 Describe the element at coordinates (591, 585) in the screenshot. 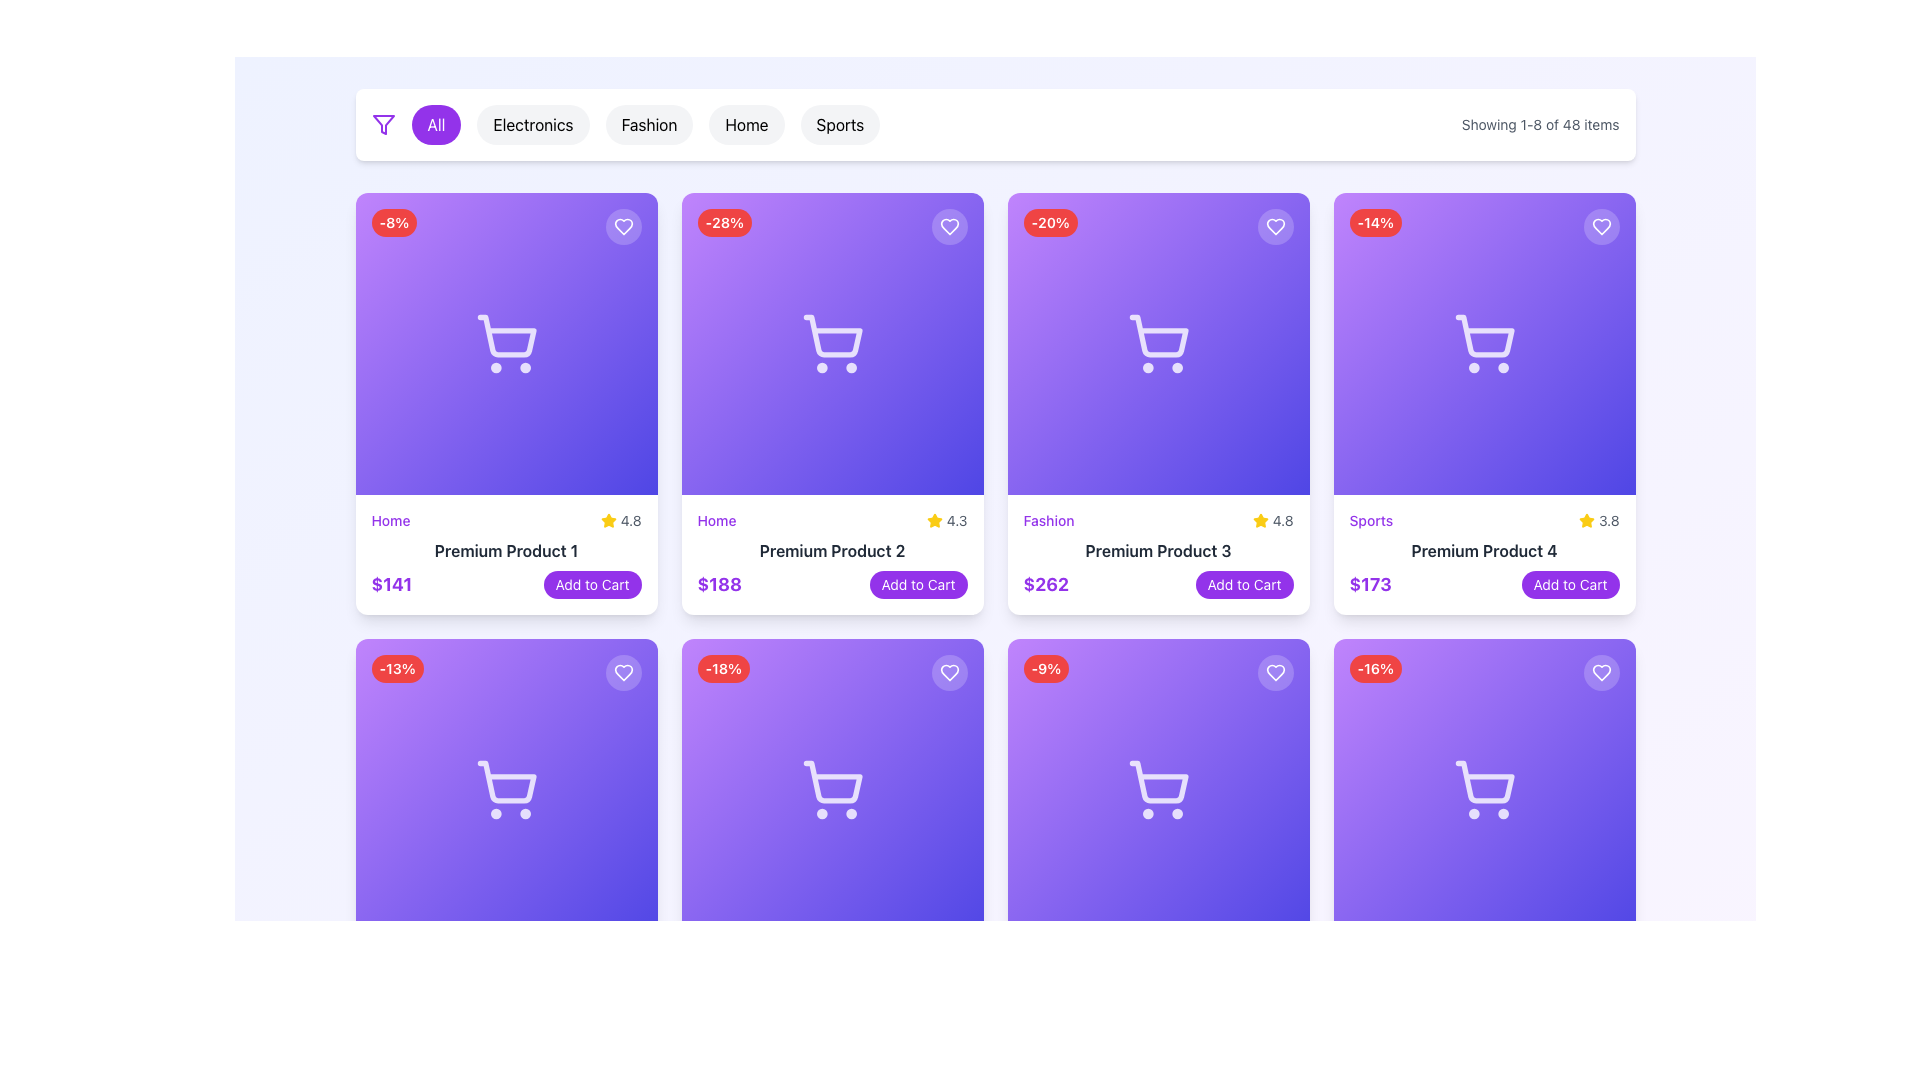

I see `the 'Add to Cart' button, a rectangular button with rounded corners, purple background, and white text, located` at that location.